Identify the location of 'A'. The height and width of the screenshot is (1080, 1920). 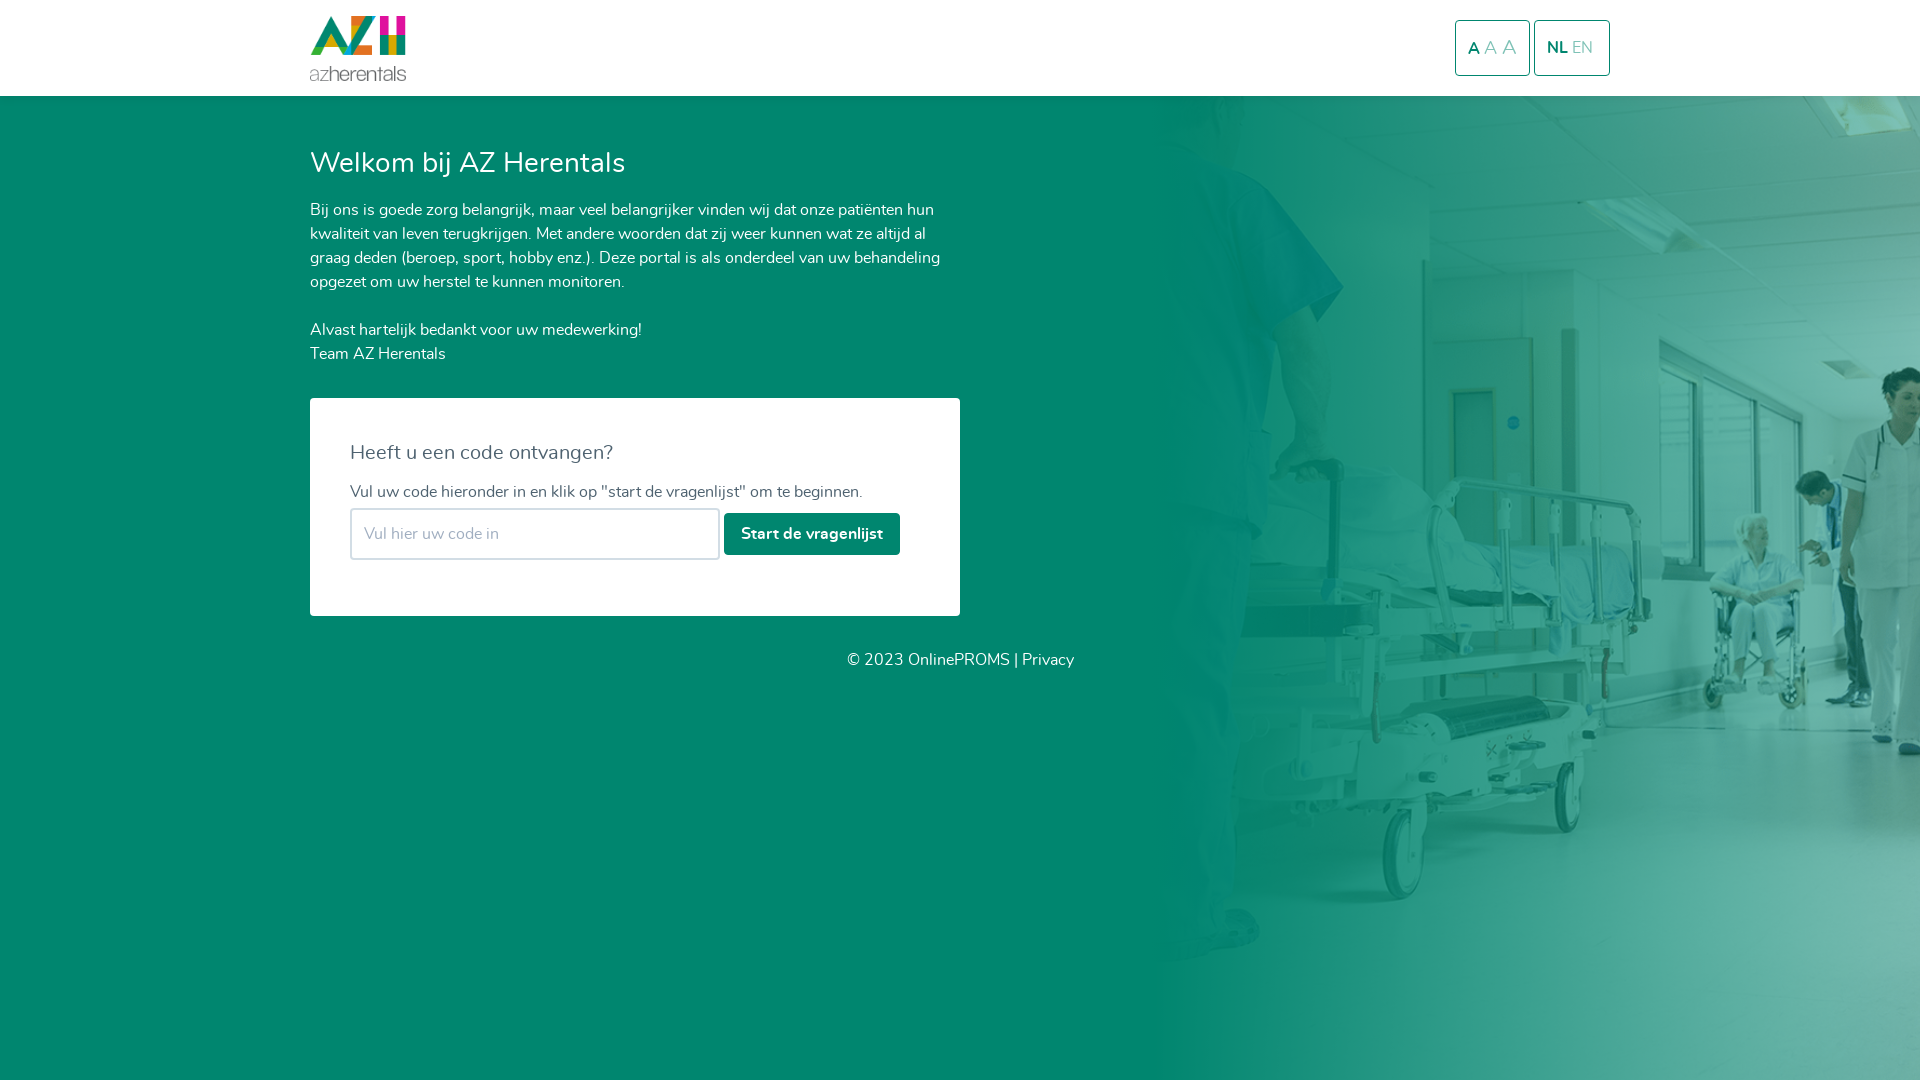
(1509, 46).